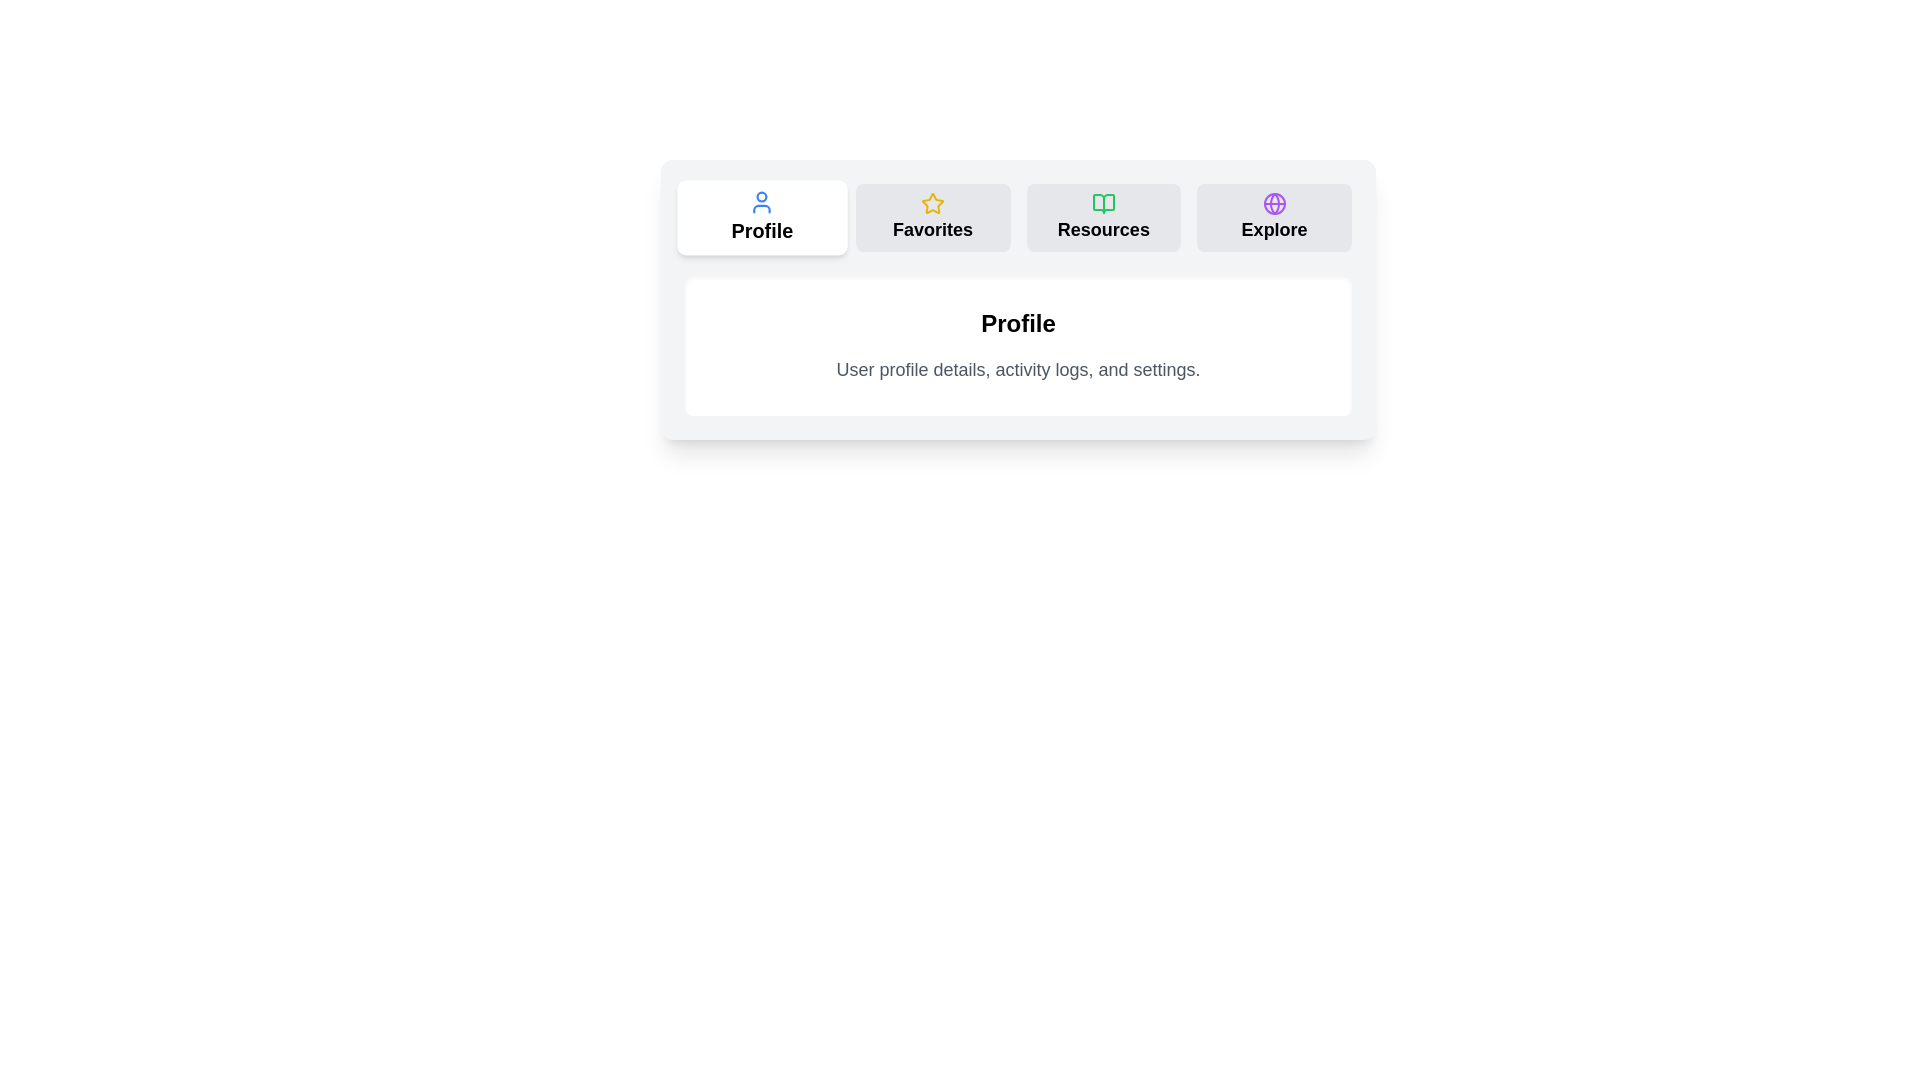  I want to click on the tab labeled Favorites, so click(932, 218).